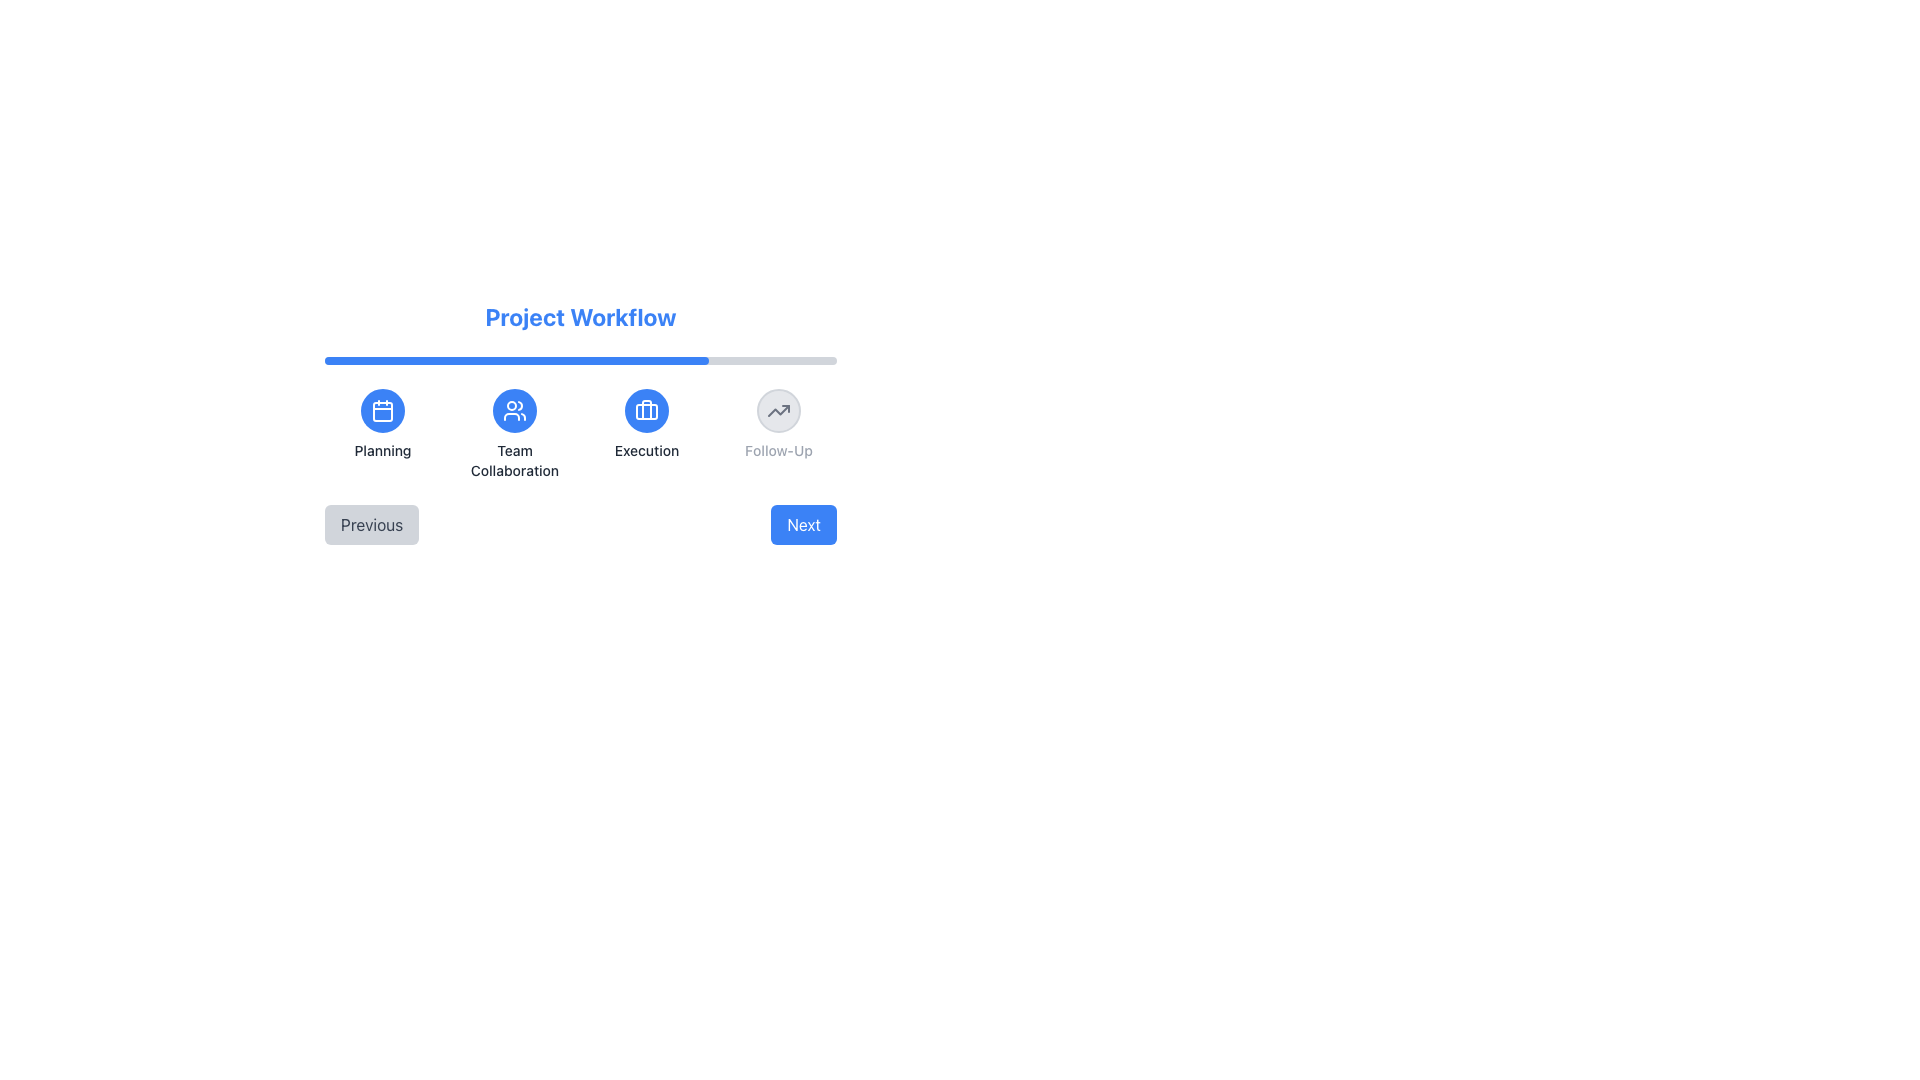  What do you see at coordinates (777, 434) in the screenshot?
I see `the Informational icon with an upward sloping arrow, labeled 'Follow-Up', which is the fourth item in the grid layout` at bounding box center [777, 434].